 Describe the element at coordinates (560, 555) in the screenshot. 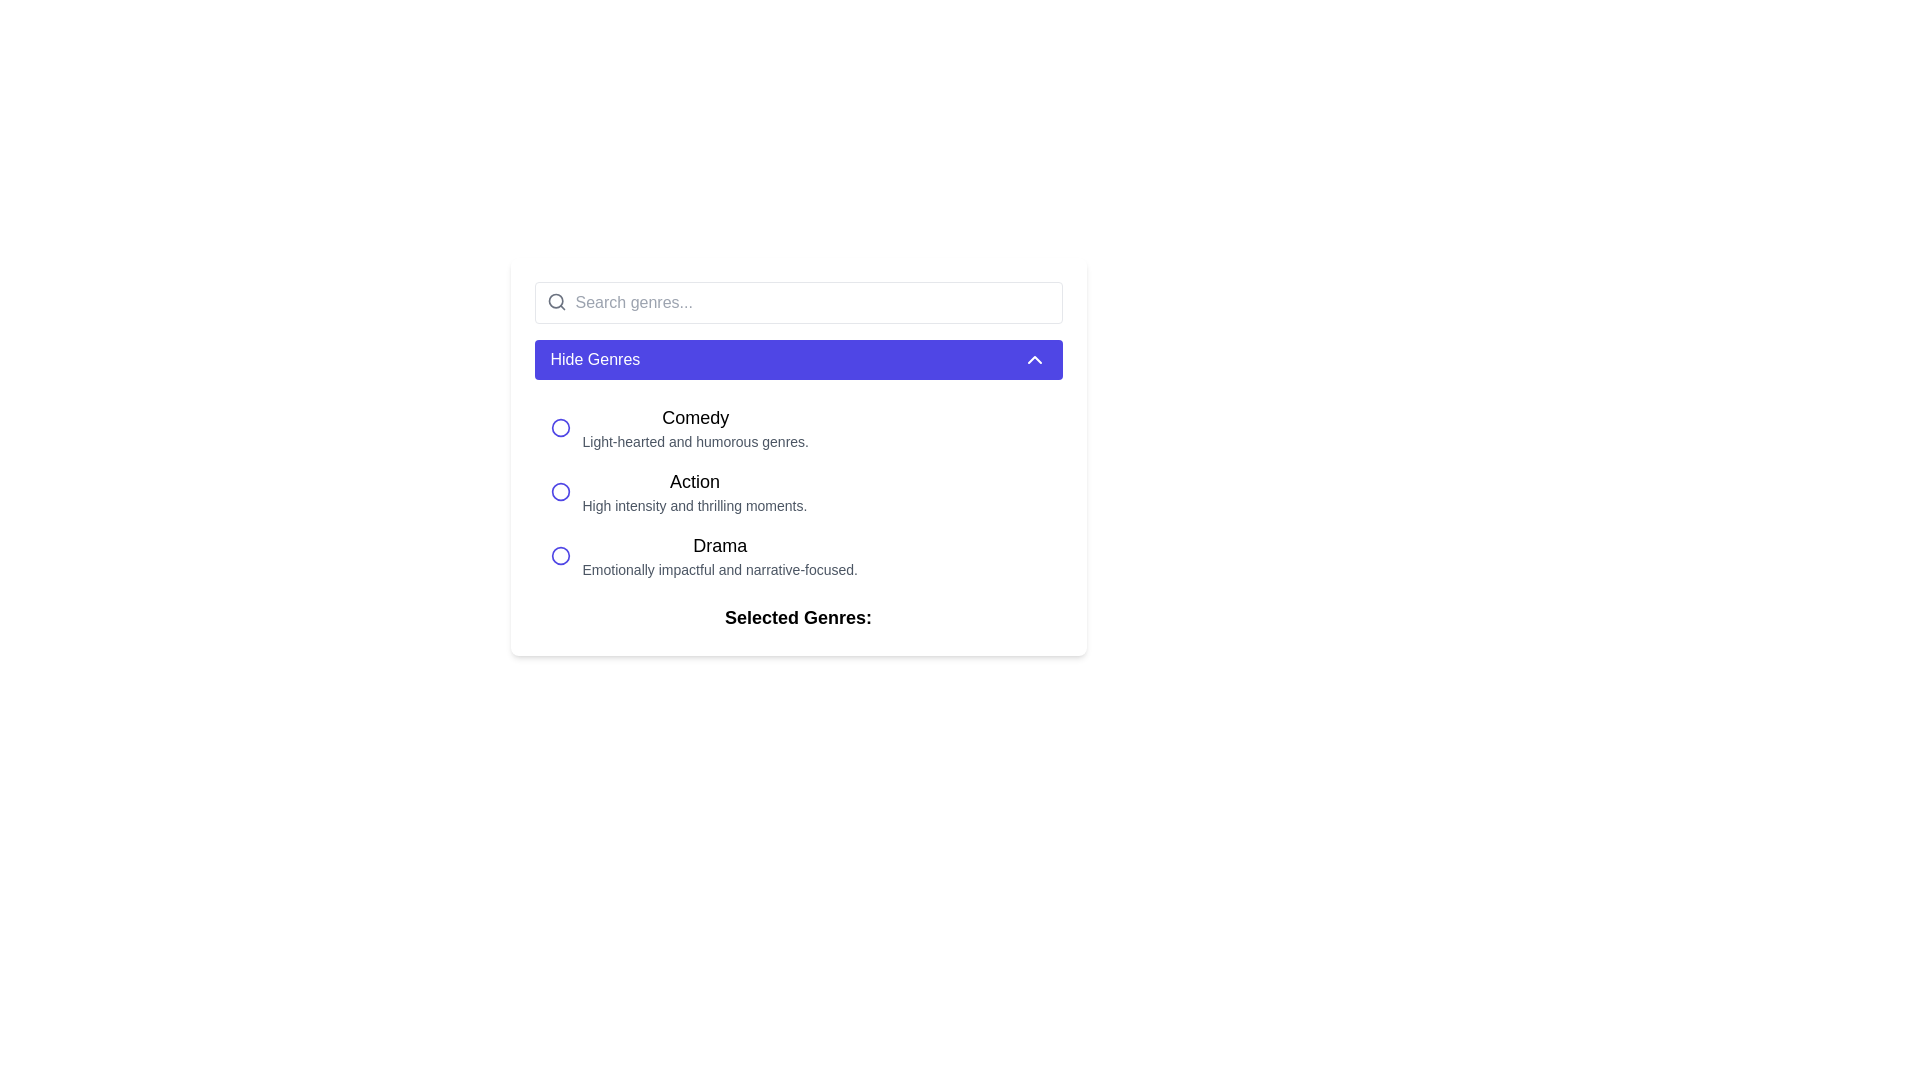

I see `the third circular radio button indicator representing the 'Drama' genre, located under the 'Hide Genres' heading` at that location.